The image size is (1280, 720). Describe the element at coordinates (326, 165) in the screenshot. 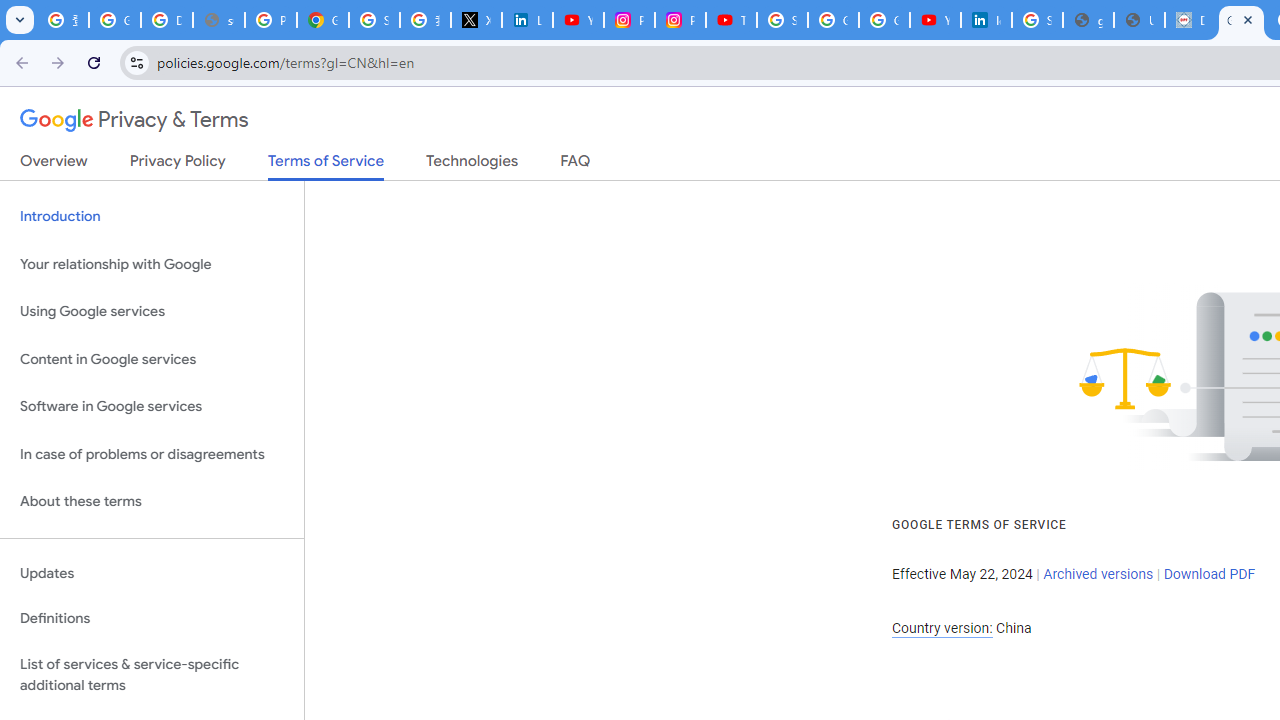

I see `'Terms of Service'` at that location.